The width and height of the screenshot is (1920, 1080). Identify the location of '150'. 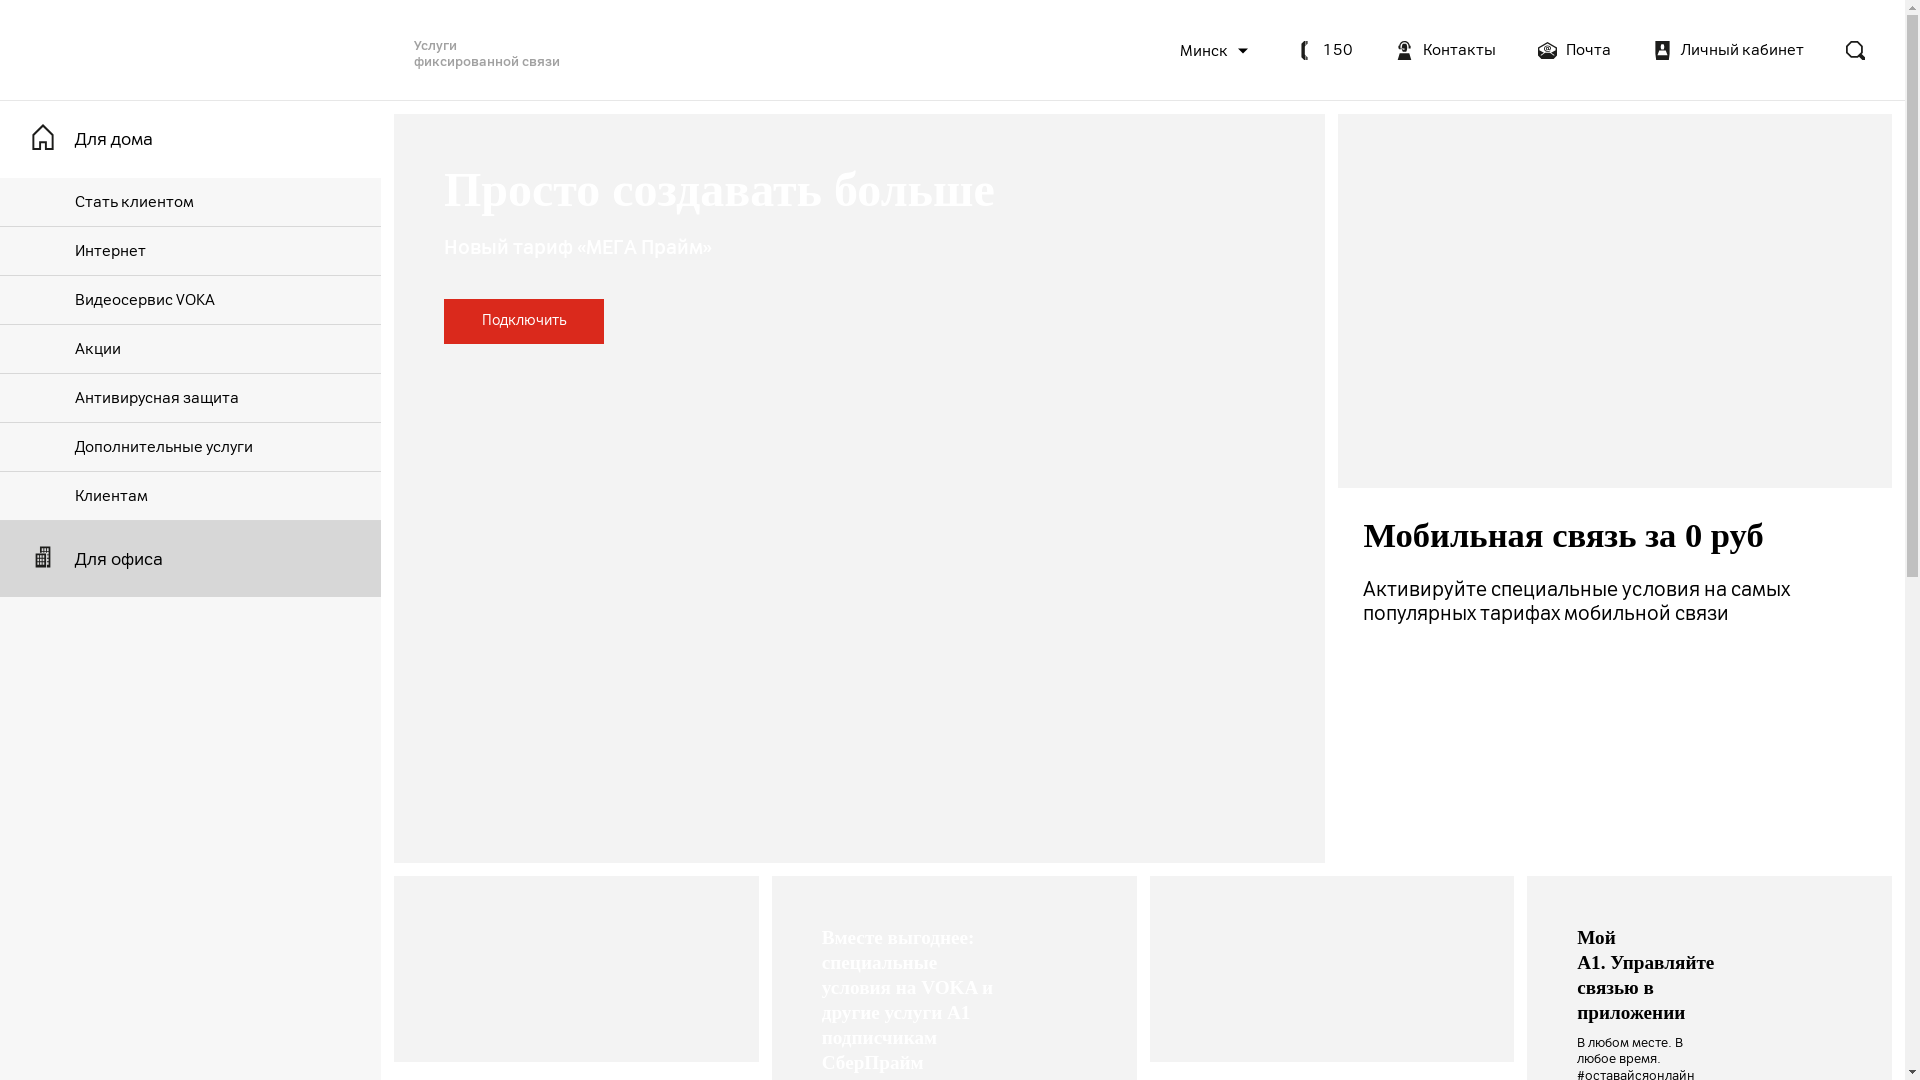
(1324, 49).